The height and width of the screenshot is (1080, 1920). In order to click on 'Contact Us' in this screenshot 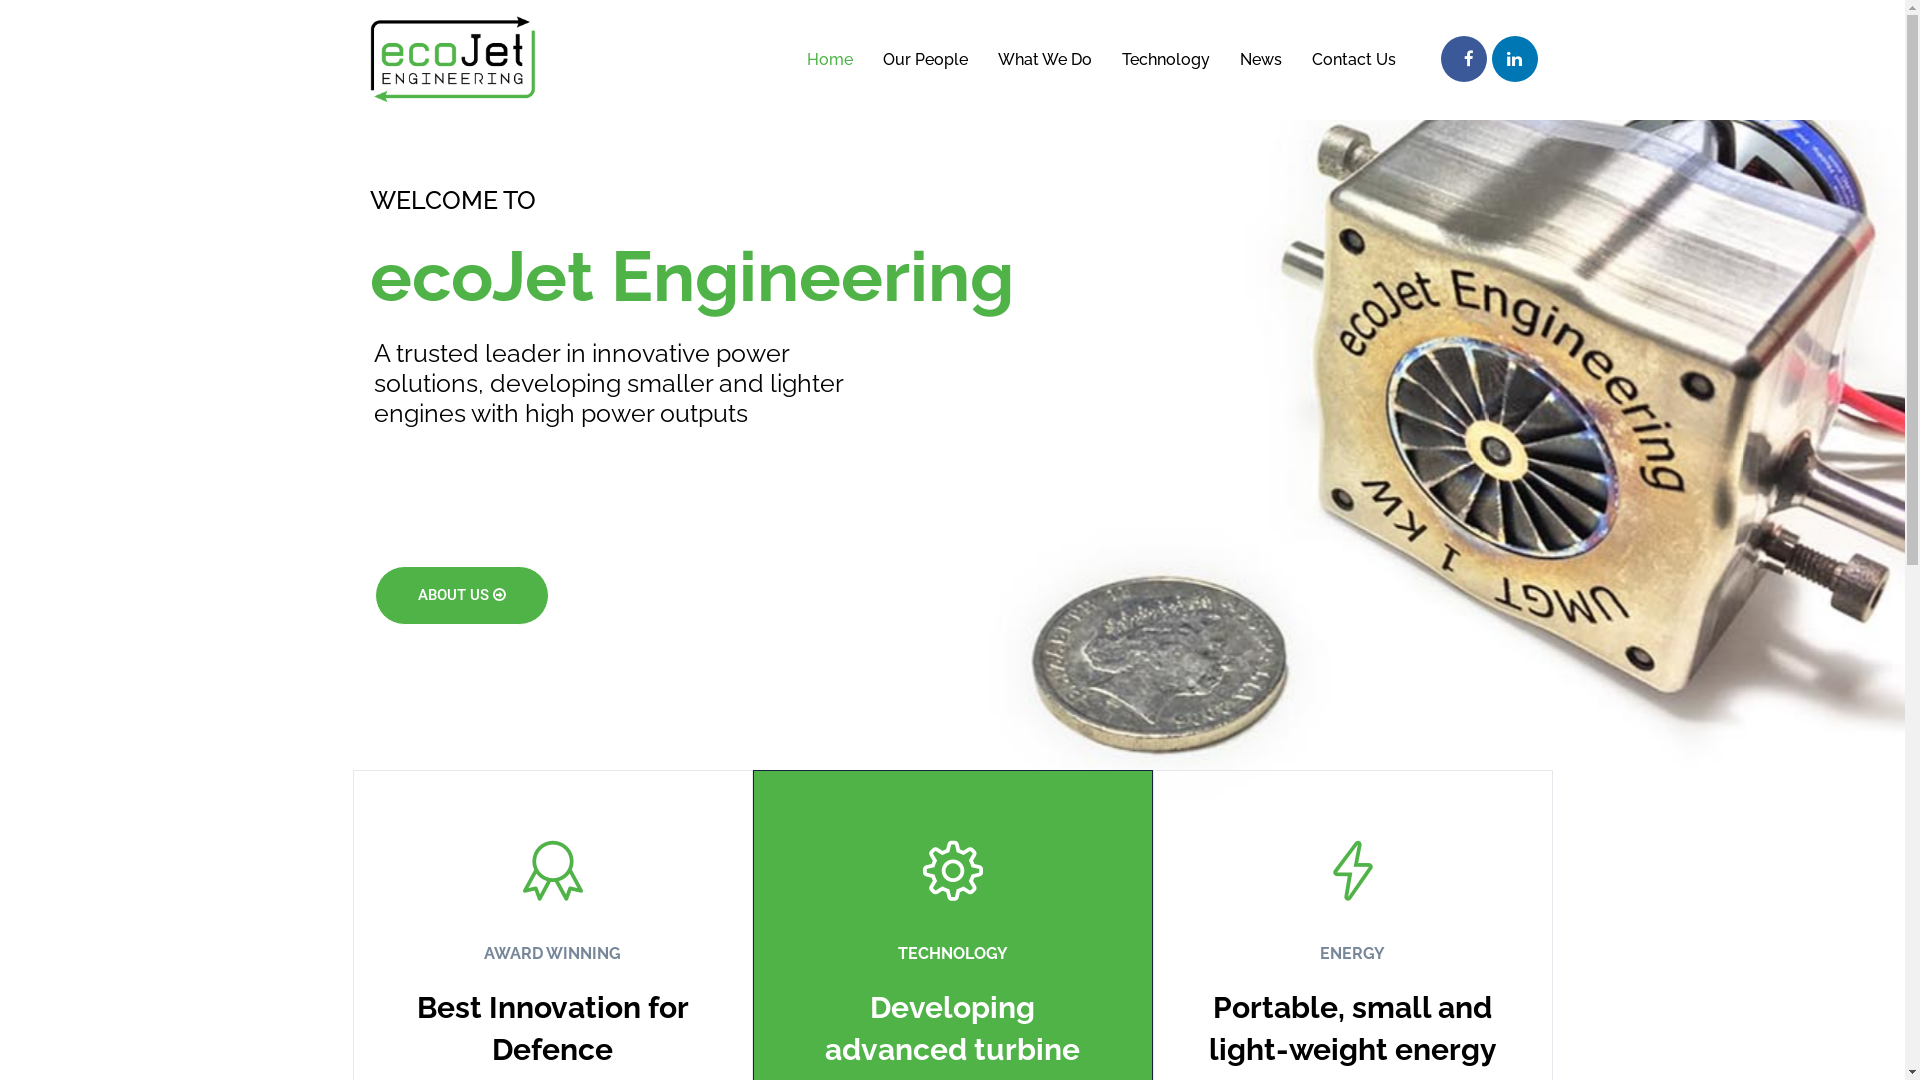, I will do `click(1353, 59)`.